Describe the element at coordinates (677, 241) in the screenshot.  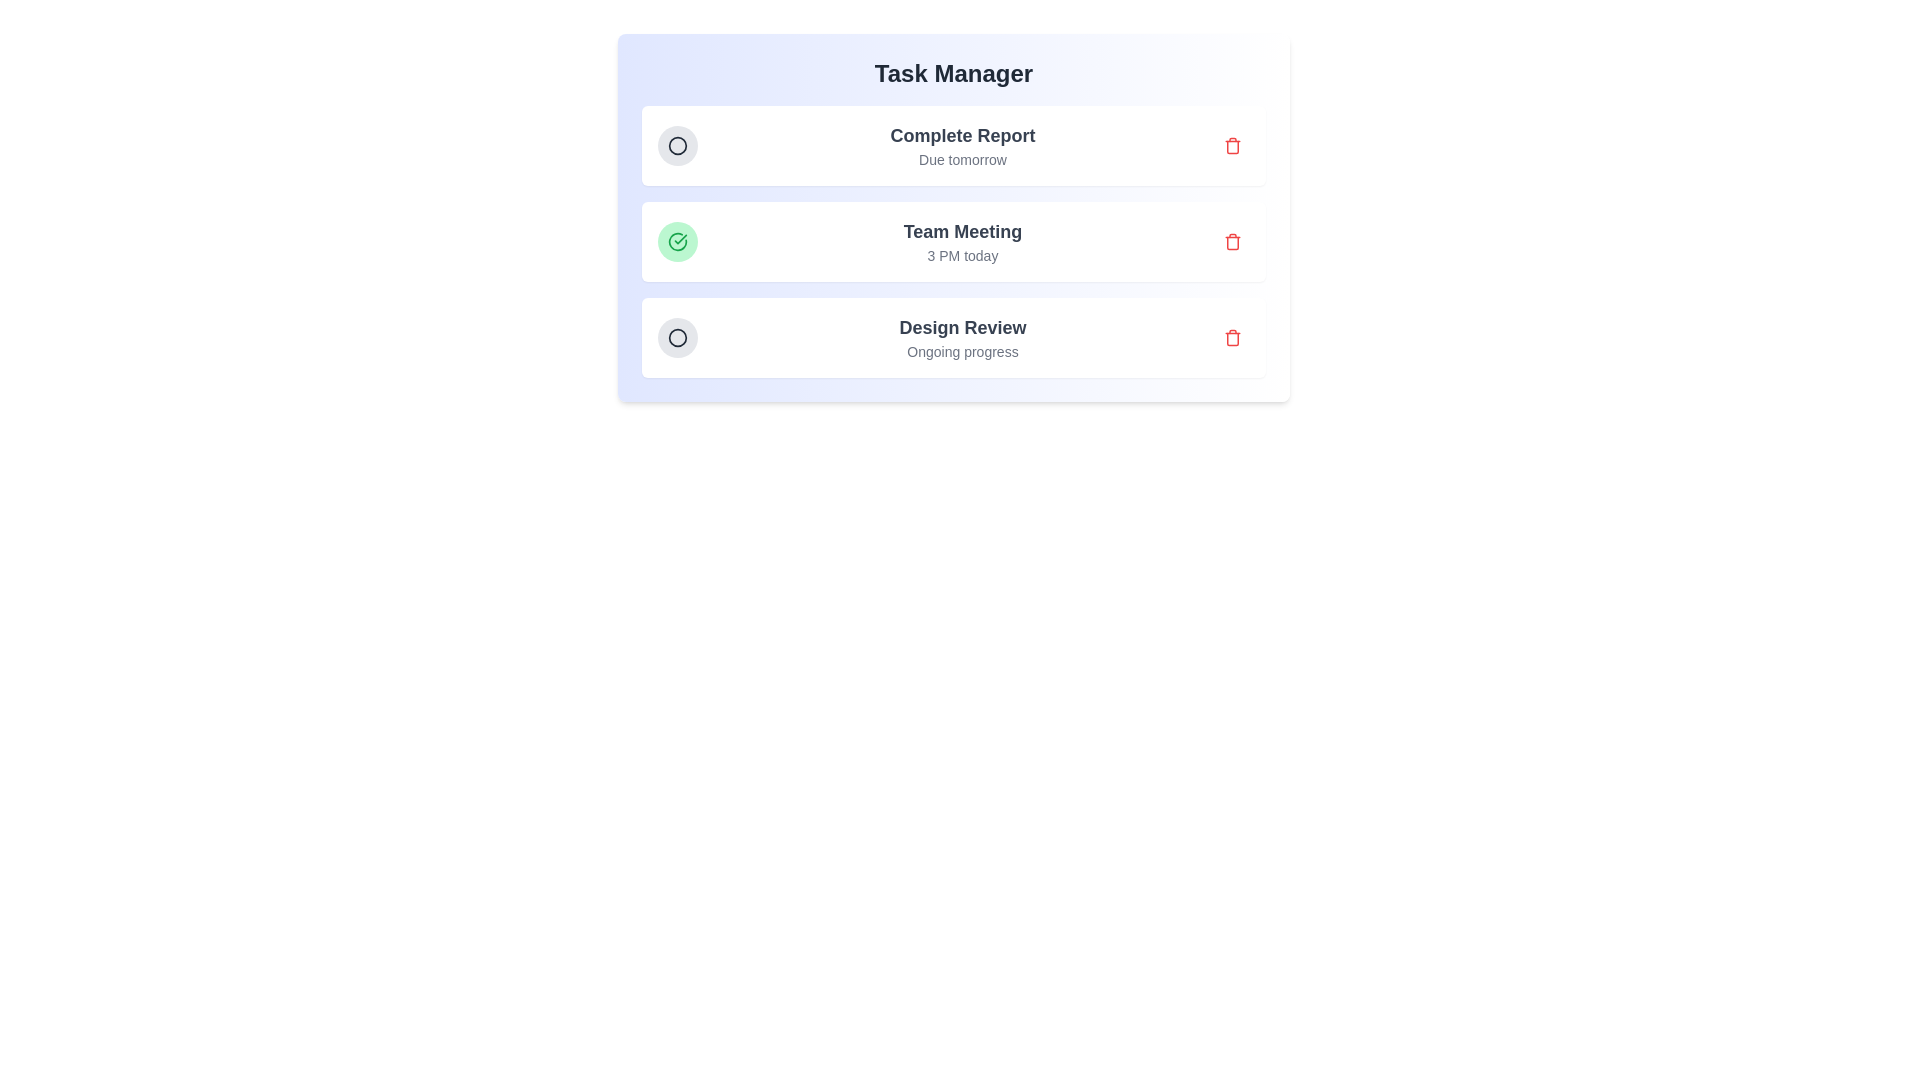
I see `the button located to the left of the 'Team Meeting' text in the second row of the task manager interface to indicate completion` at that location.